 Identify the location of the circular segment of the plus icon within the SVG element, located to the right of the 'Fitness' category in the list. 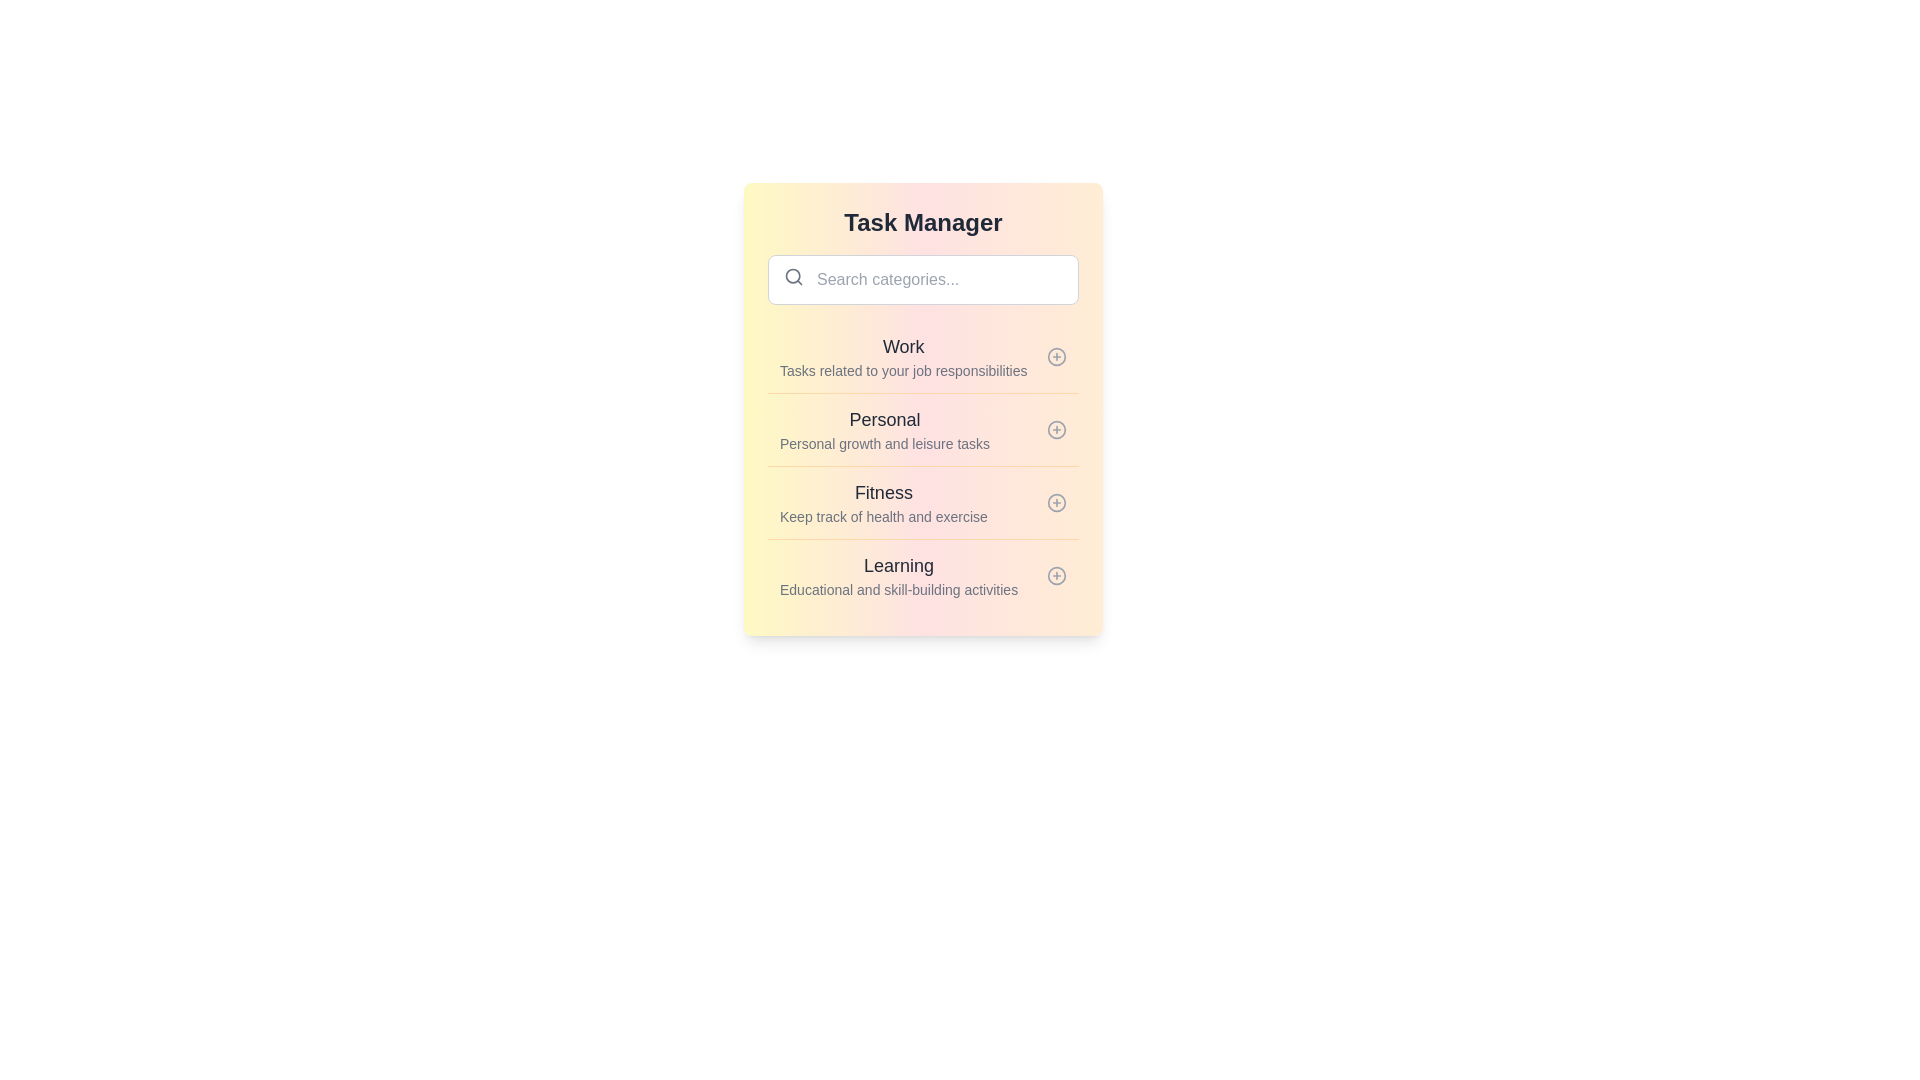
(1055, 501).